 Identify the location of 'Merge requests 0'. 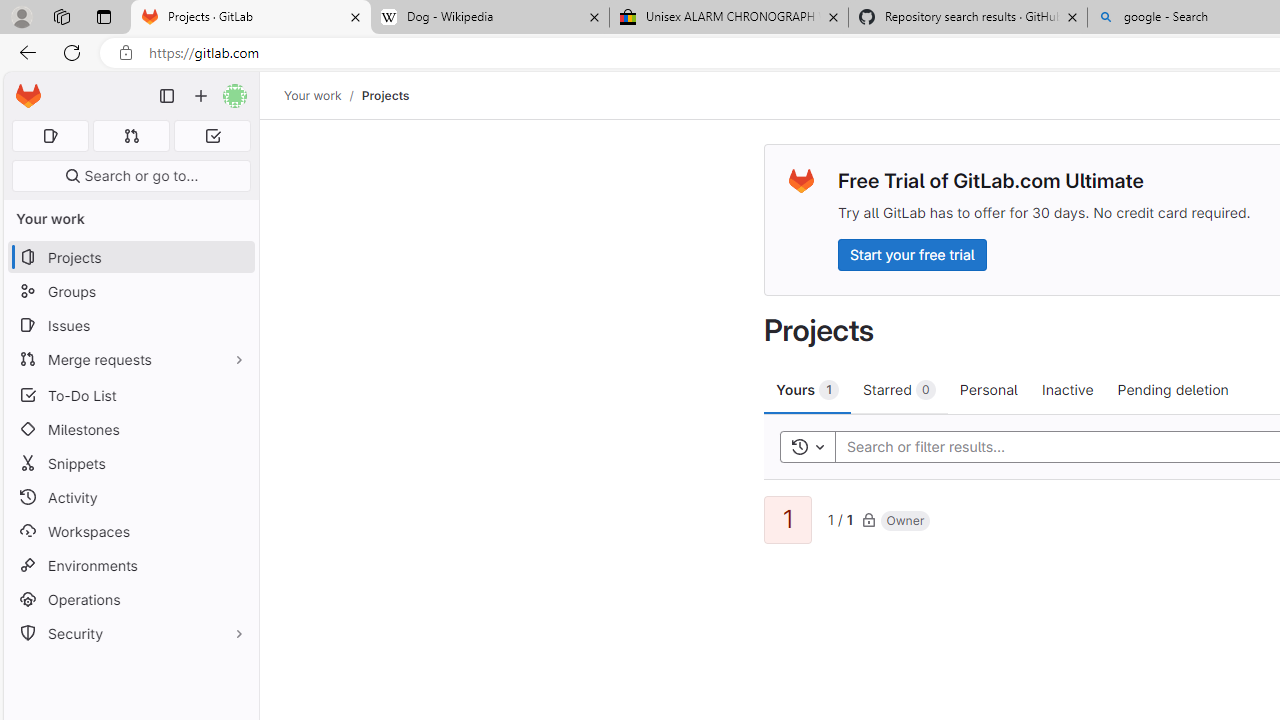
(130, 135).